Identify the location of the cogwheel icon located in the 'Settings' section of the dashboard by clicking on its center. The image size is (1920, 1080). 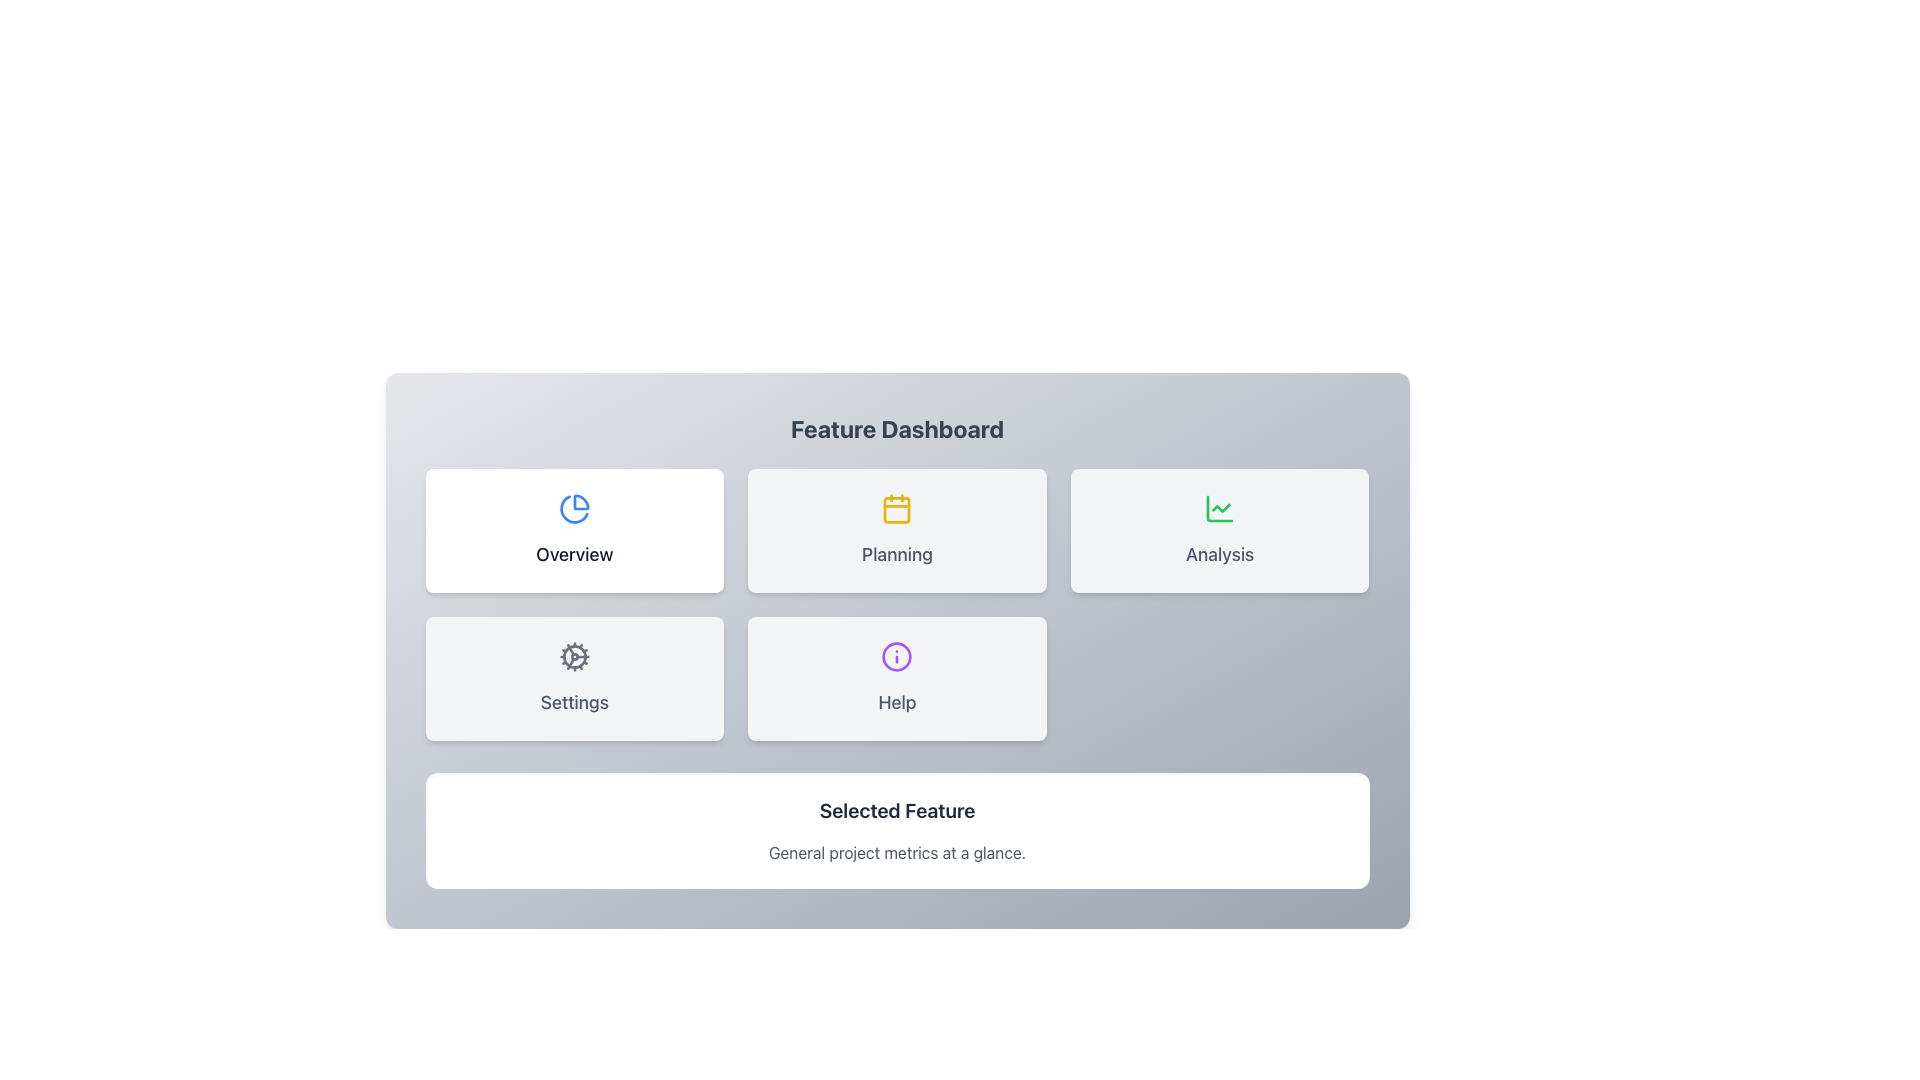
(573, 656).